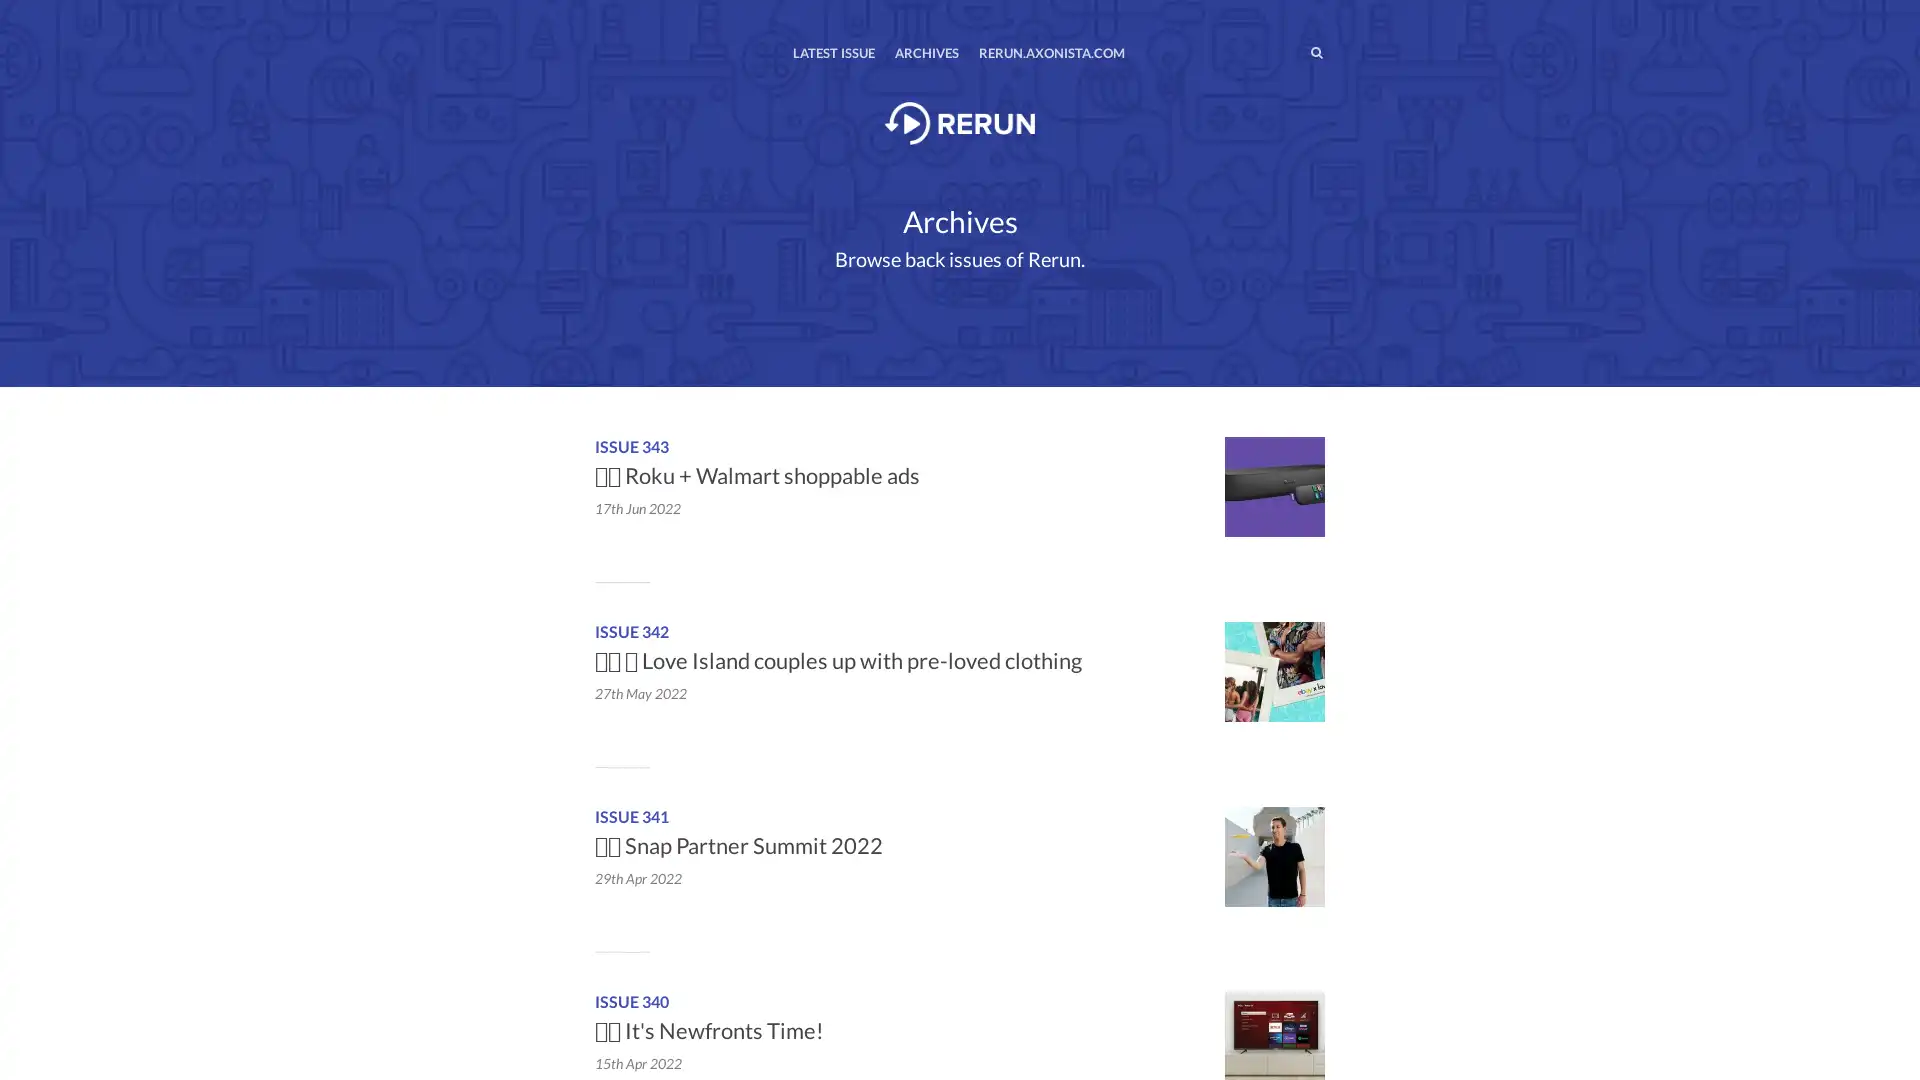 Image resolution: width=1920 pixels, height=1080 pixels. What do you see at coordinates (598, 14) in the screenshot?
I see `TOGGLE MENU` at bounding box center [598, 14].